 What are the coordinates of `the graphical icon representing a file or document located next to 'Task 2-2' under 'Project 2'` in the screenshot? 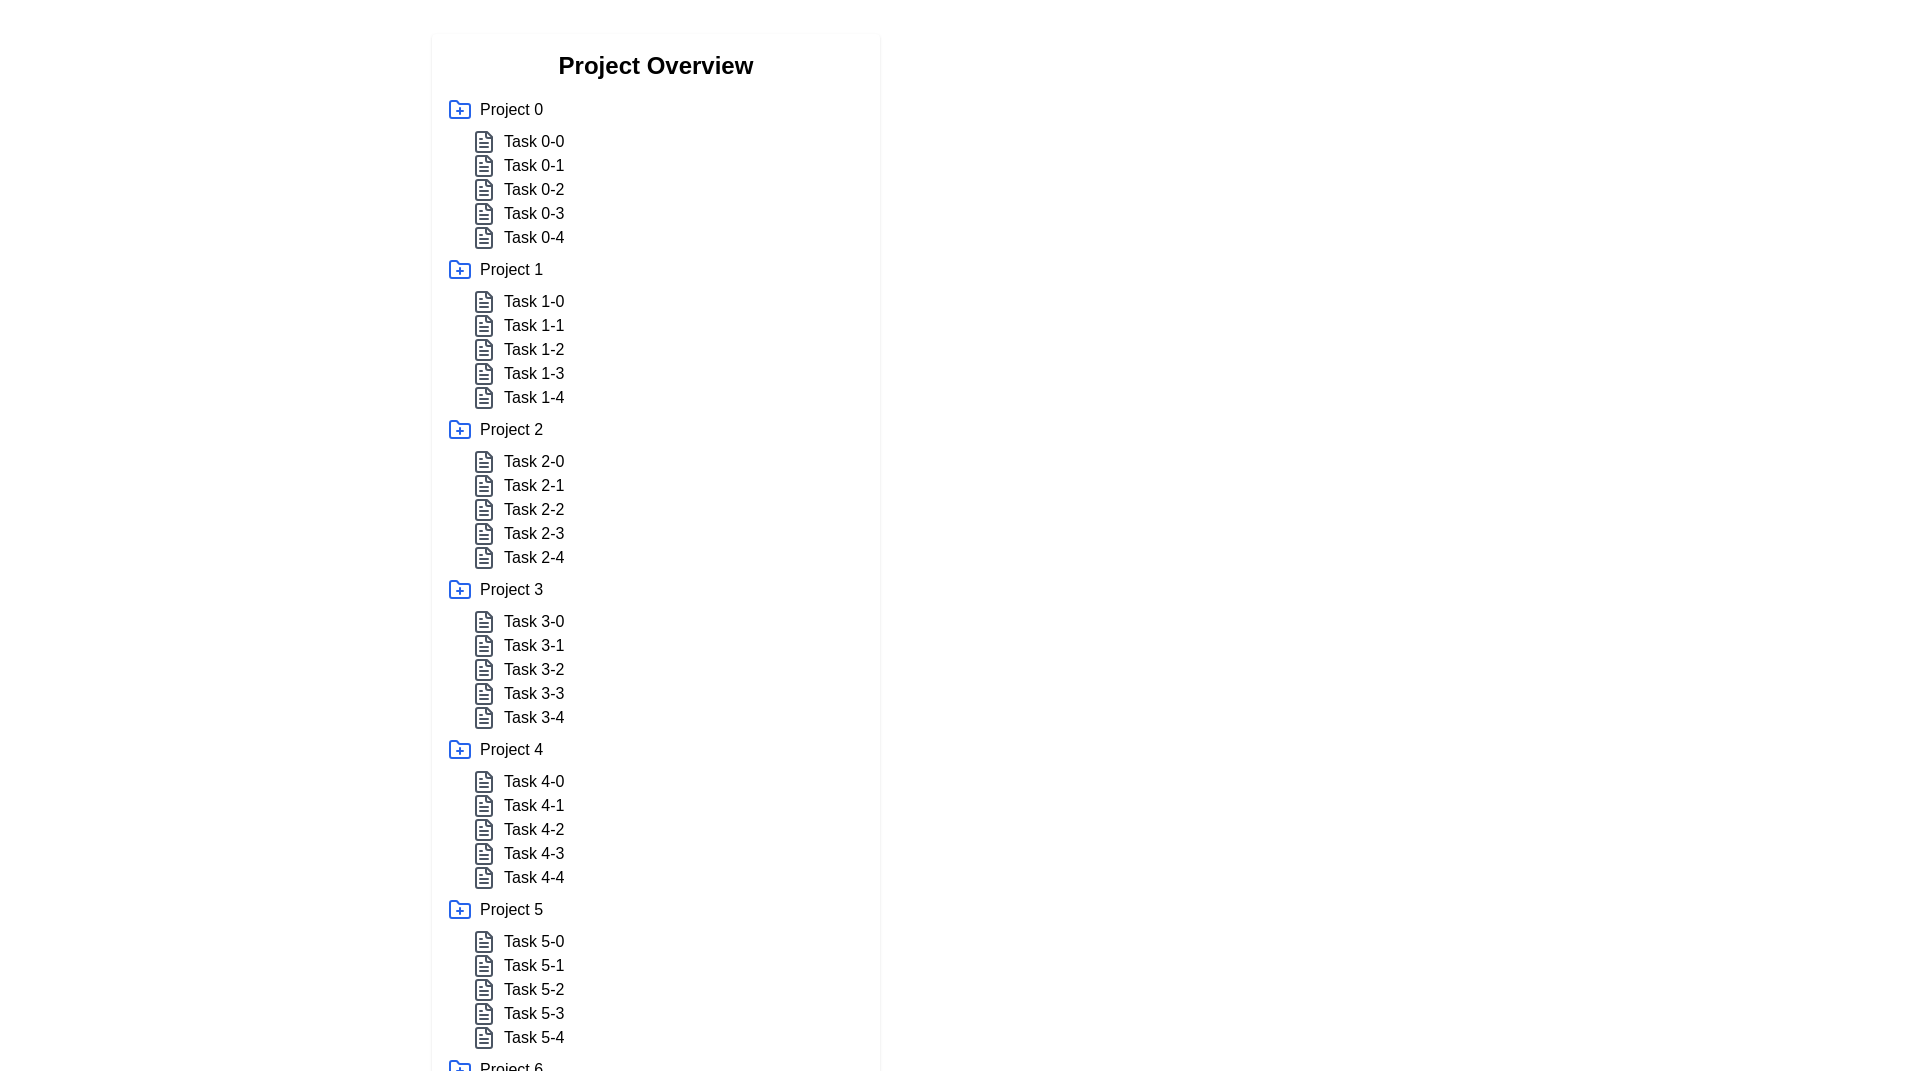 It's located at (484, 532).